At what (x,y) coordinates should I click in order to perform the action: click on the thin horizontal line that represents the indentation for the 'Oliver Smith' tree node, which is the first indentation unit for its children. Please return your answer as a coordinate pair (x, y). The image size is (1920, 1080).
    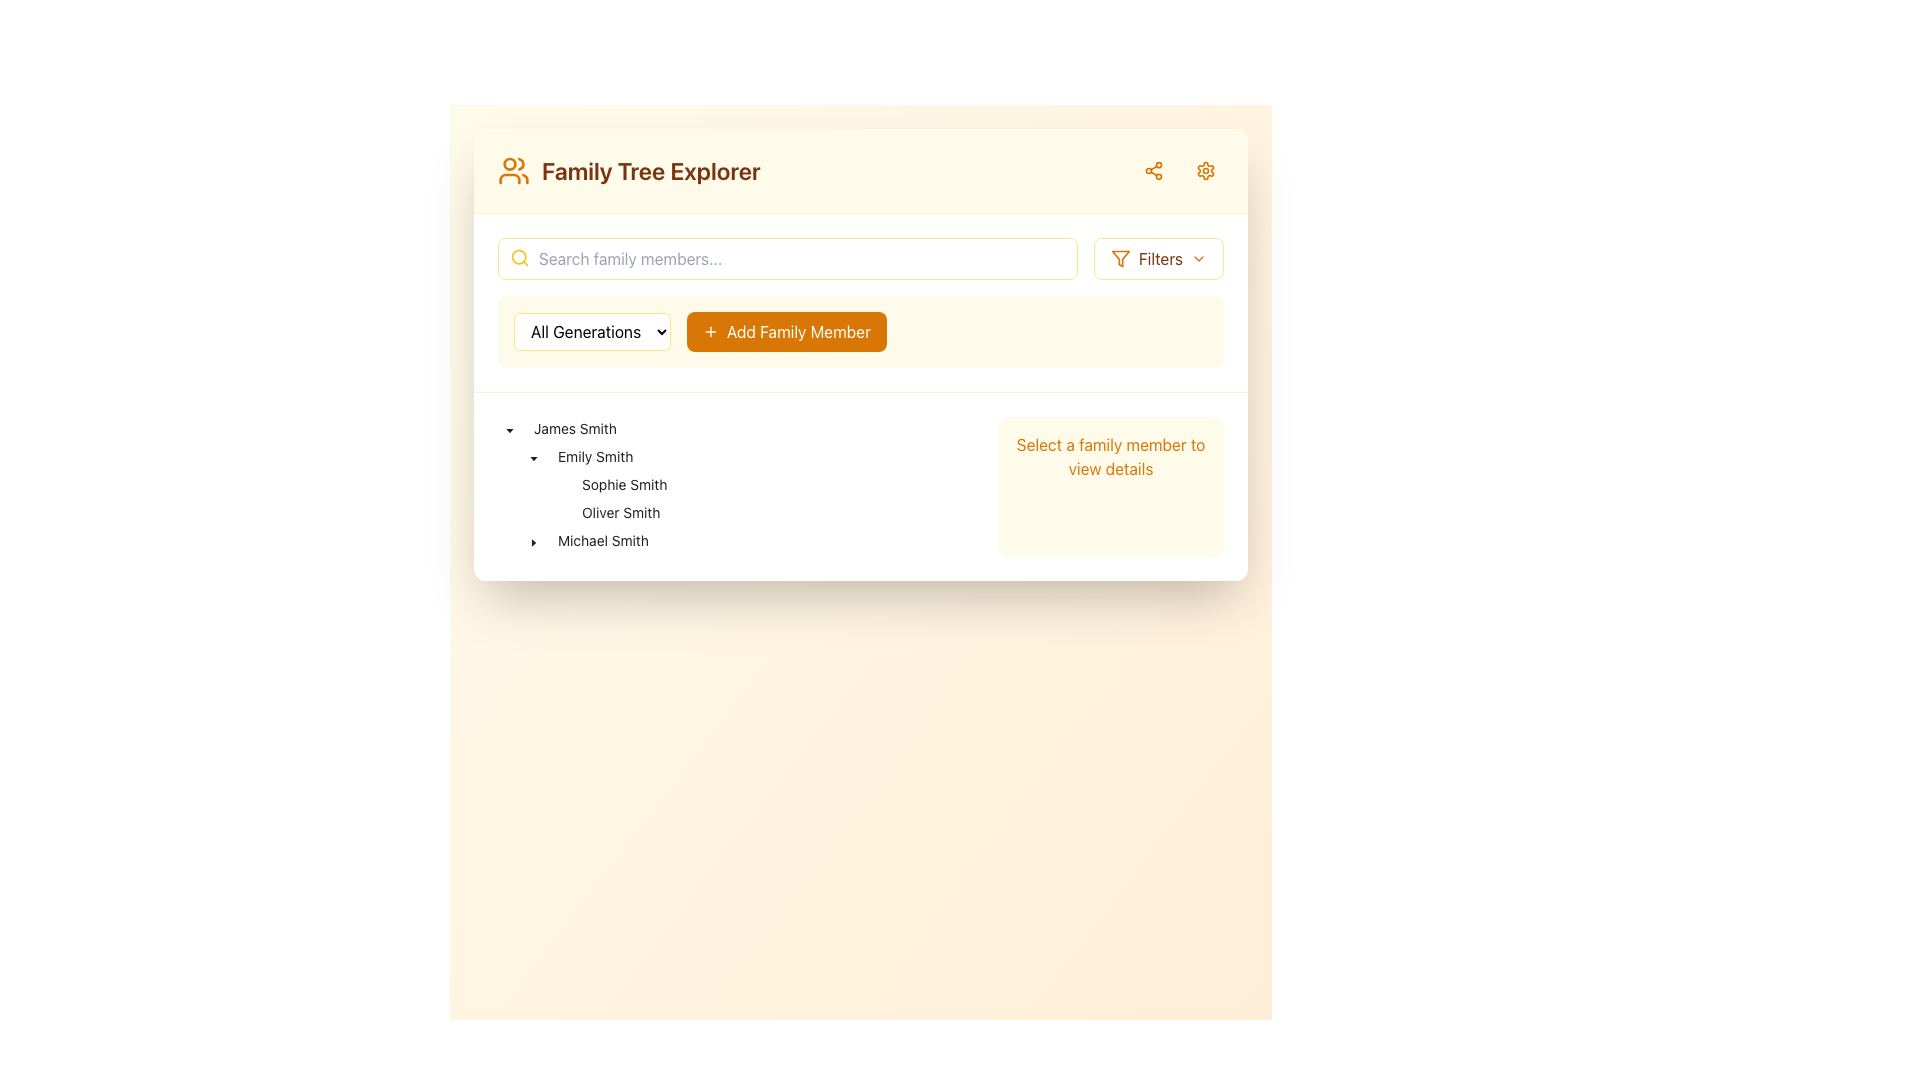
    Looking at the image, I should click on (522, 512).